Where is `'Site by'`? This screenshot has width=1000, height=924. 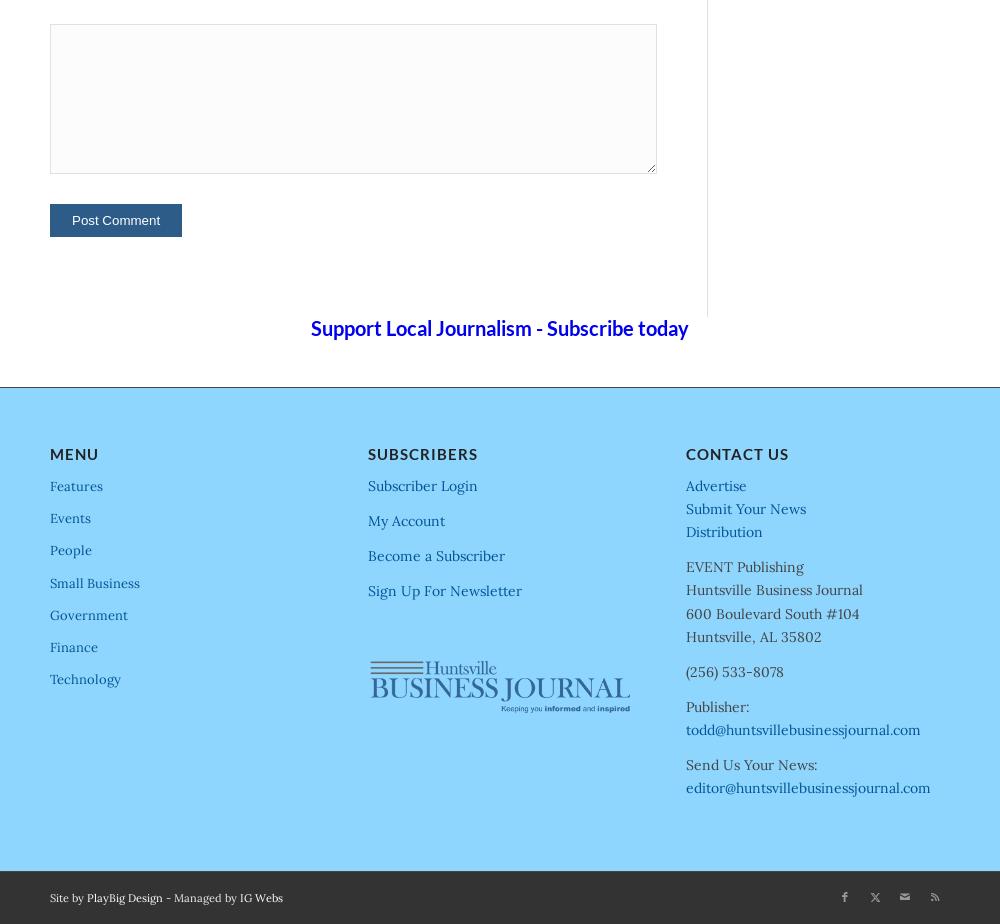
'Site by' is located at coordinates (67, 897).